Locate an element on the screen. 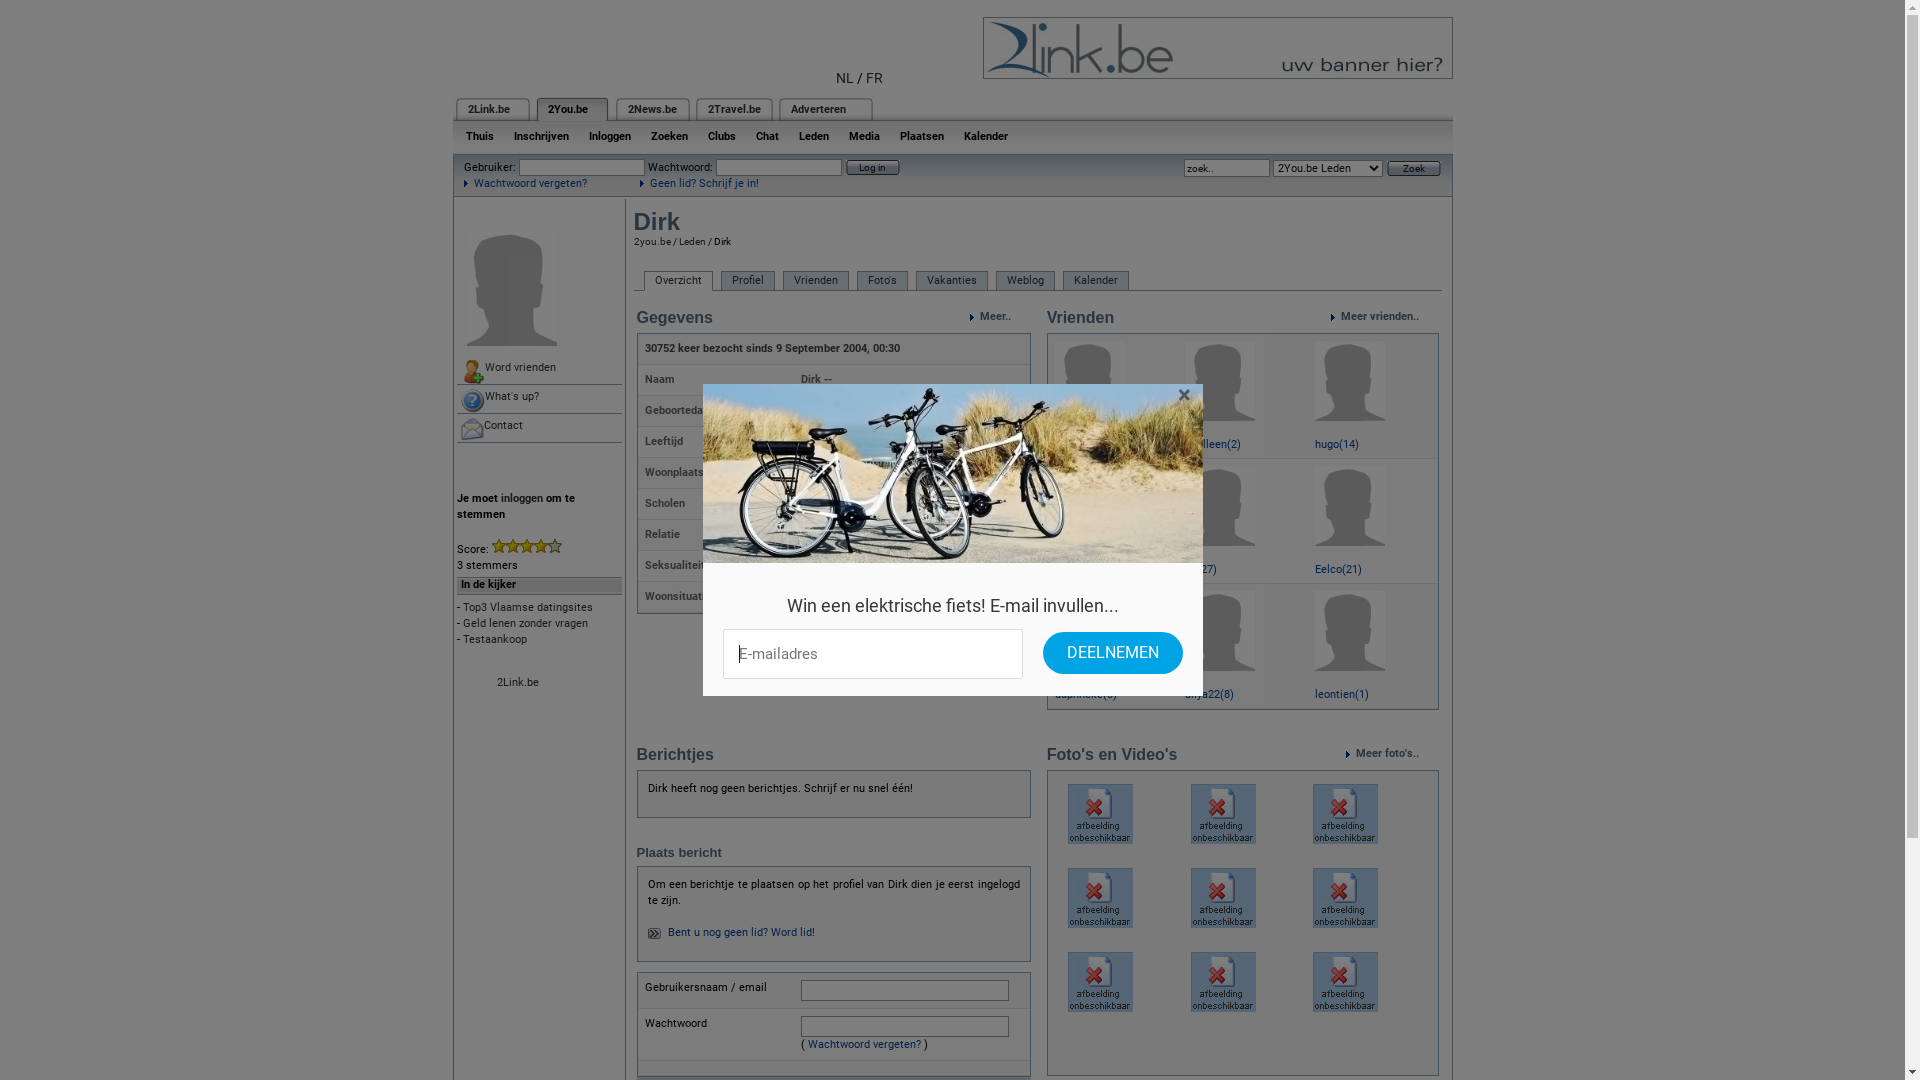 Image resolution: width=1920 pixels, height=1080 pixels. 'Leden' is located at coordinates (786, 135).